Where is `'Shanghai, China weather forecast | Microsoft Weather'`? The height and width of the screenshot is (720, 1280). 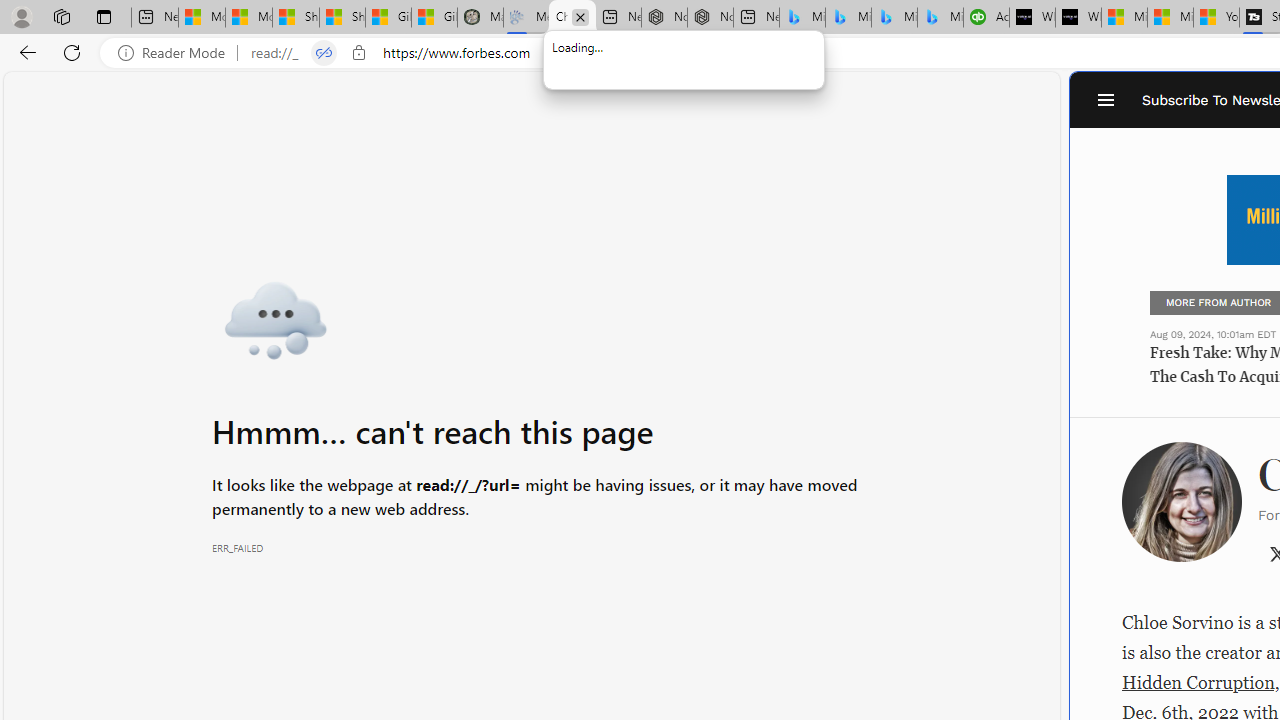
'Shanghai, China weather forecast | Microsoft Weather' is located at coordinates (342, 17).